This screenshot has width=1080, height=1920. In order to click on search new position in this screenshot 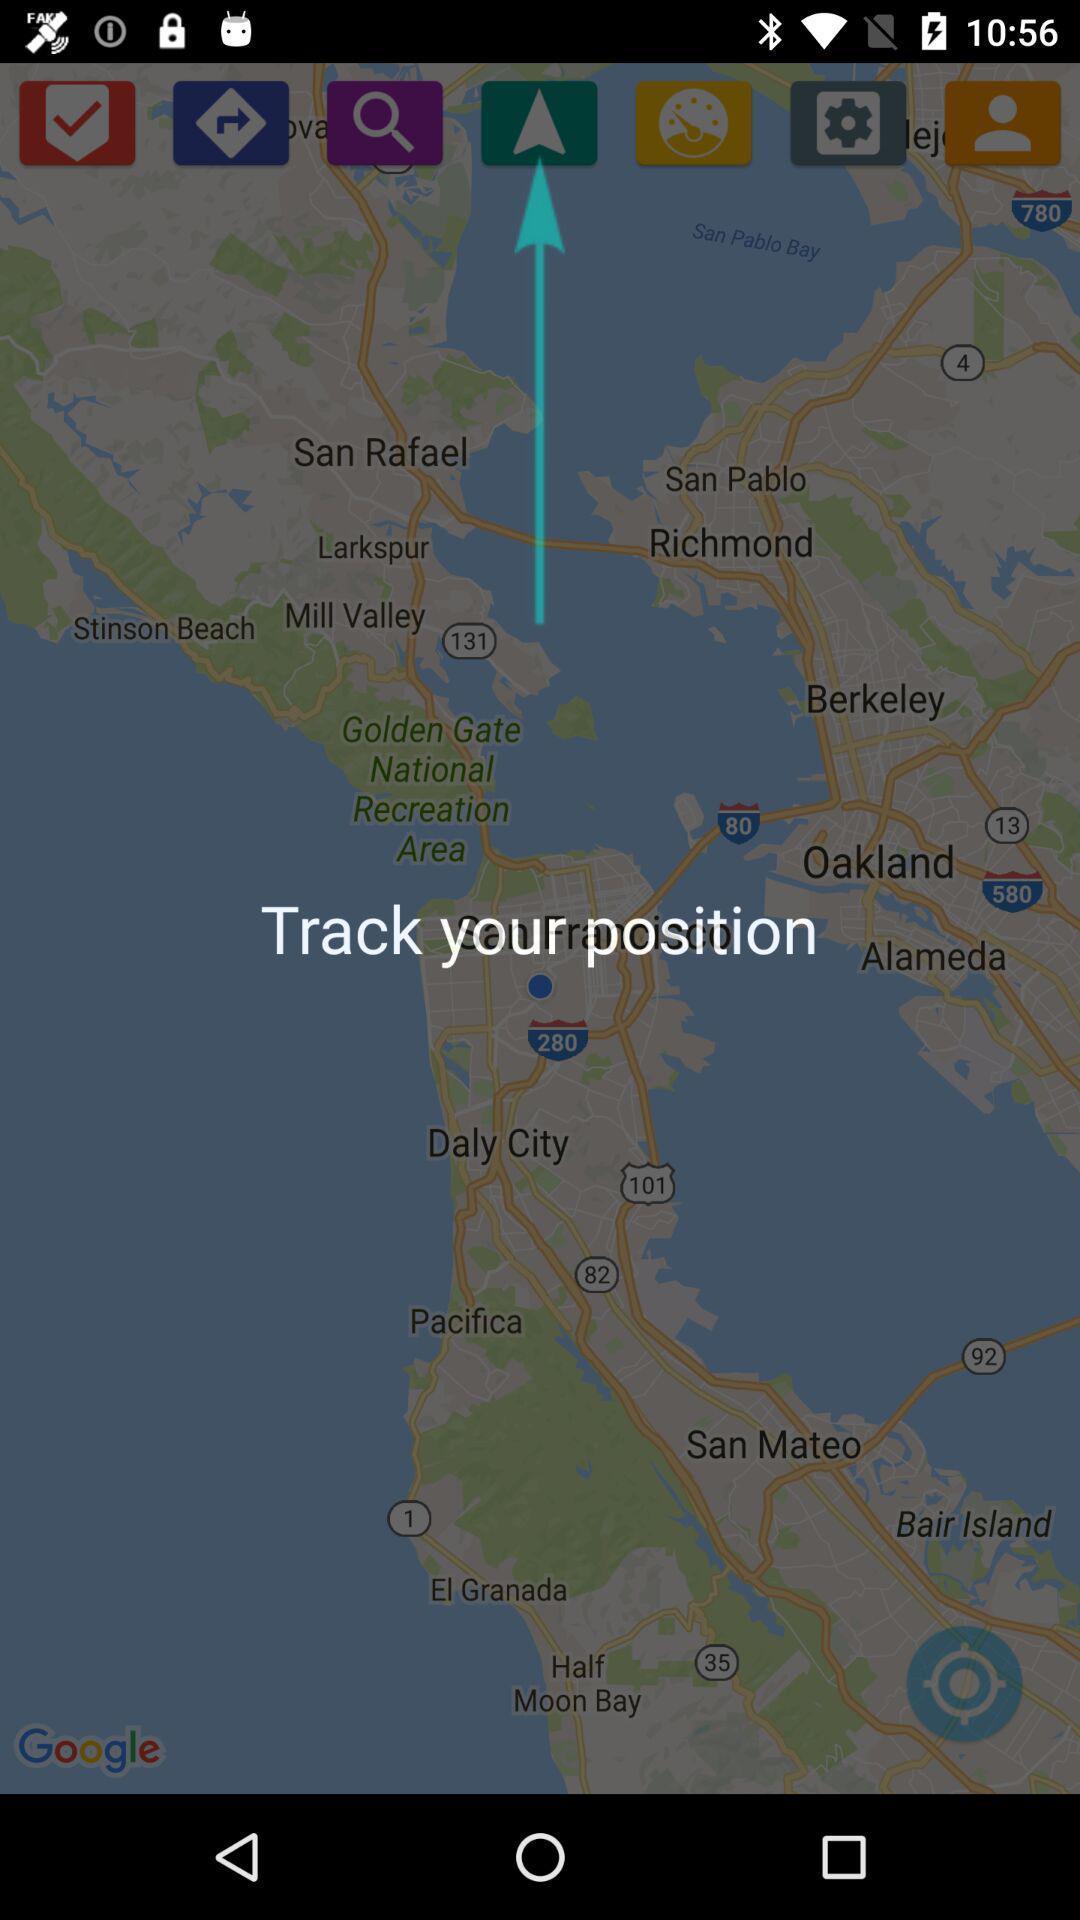, I will do `click(384, 121)`.